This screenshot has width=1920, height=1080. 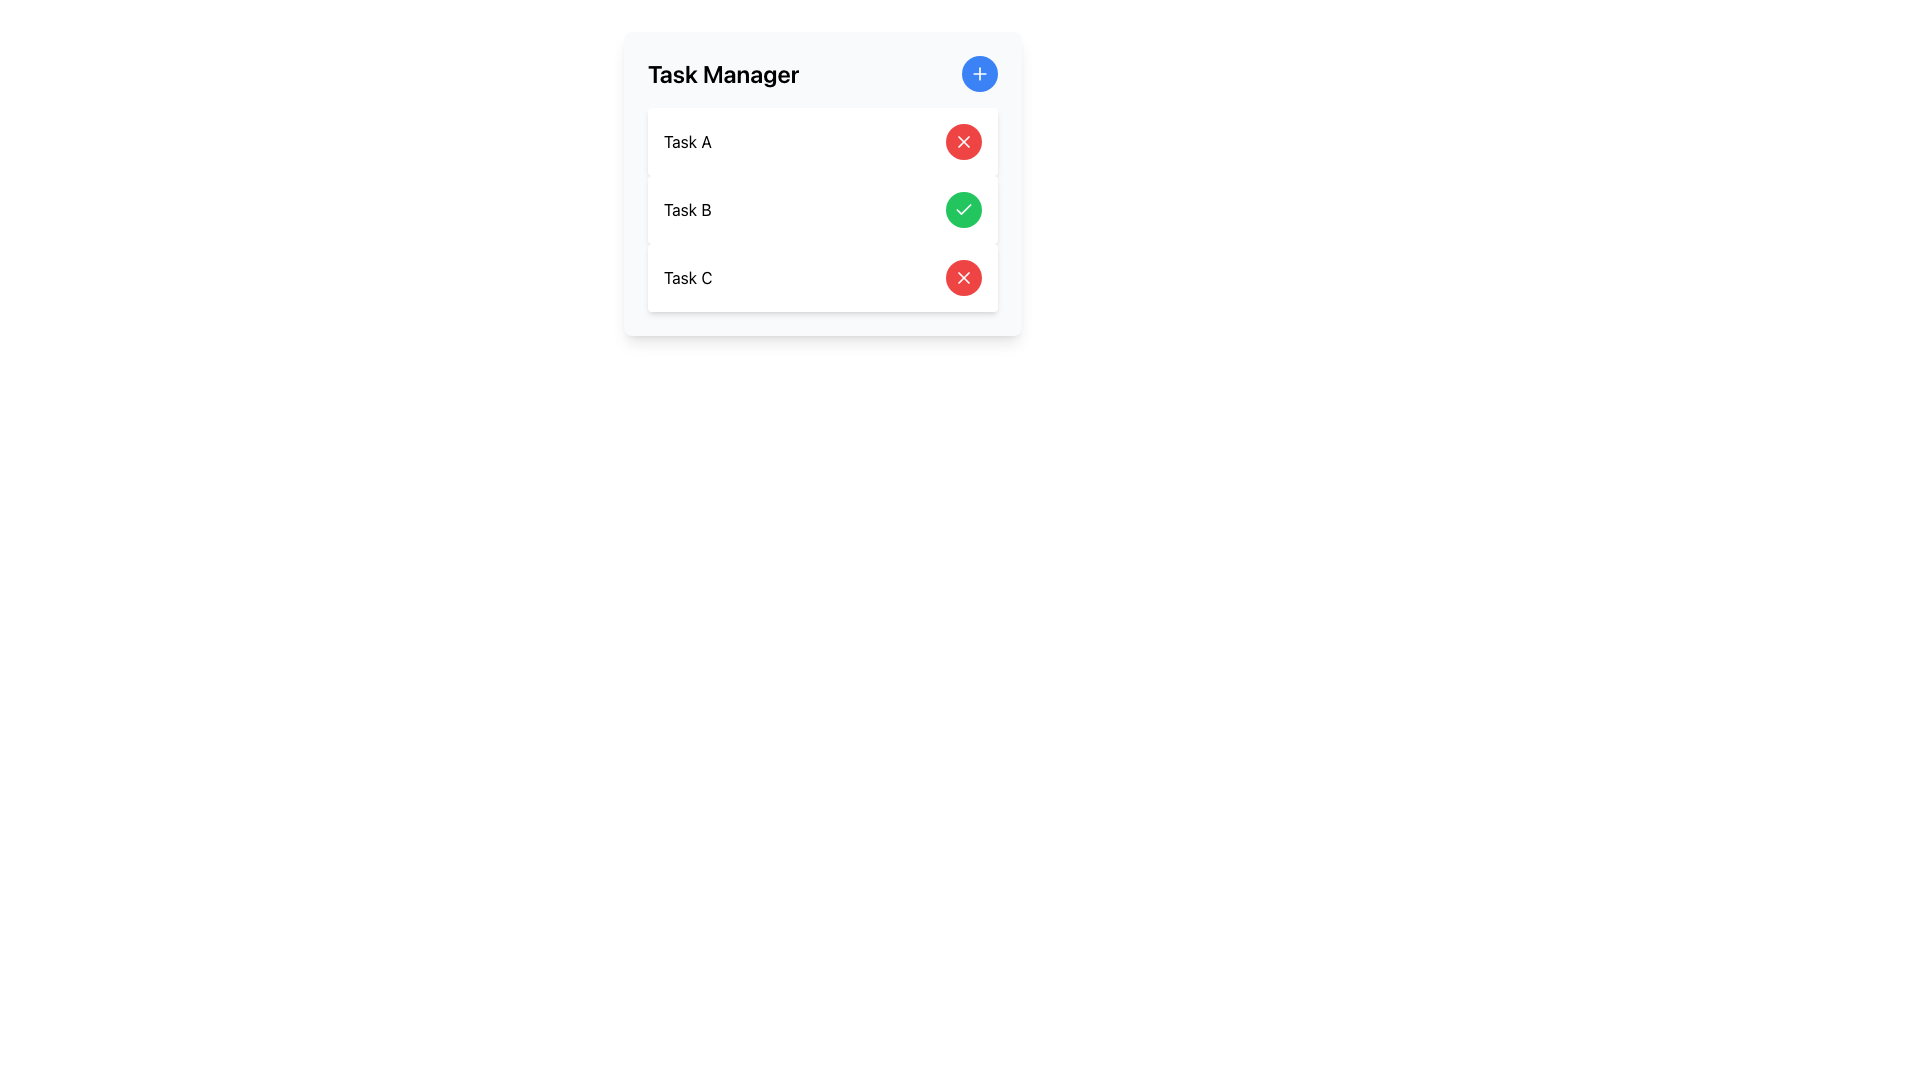 What do you see at coordinates (964, 209) in the screenshot?
I see `the checkmark button located to the right of the 'Task B' label to mark the task as complete` at bounding box center [964, 209].